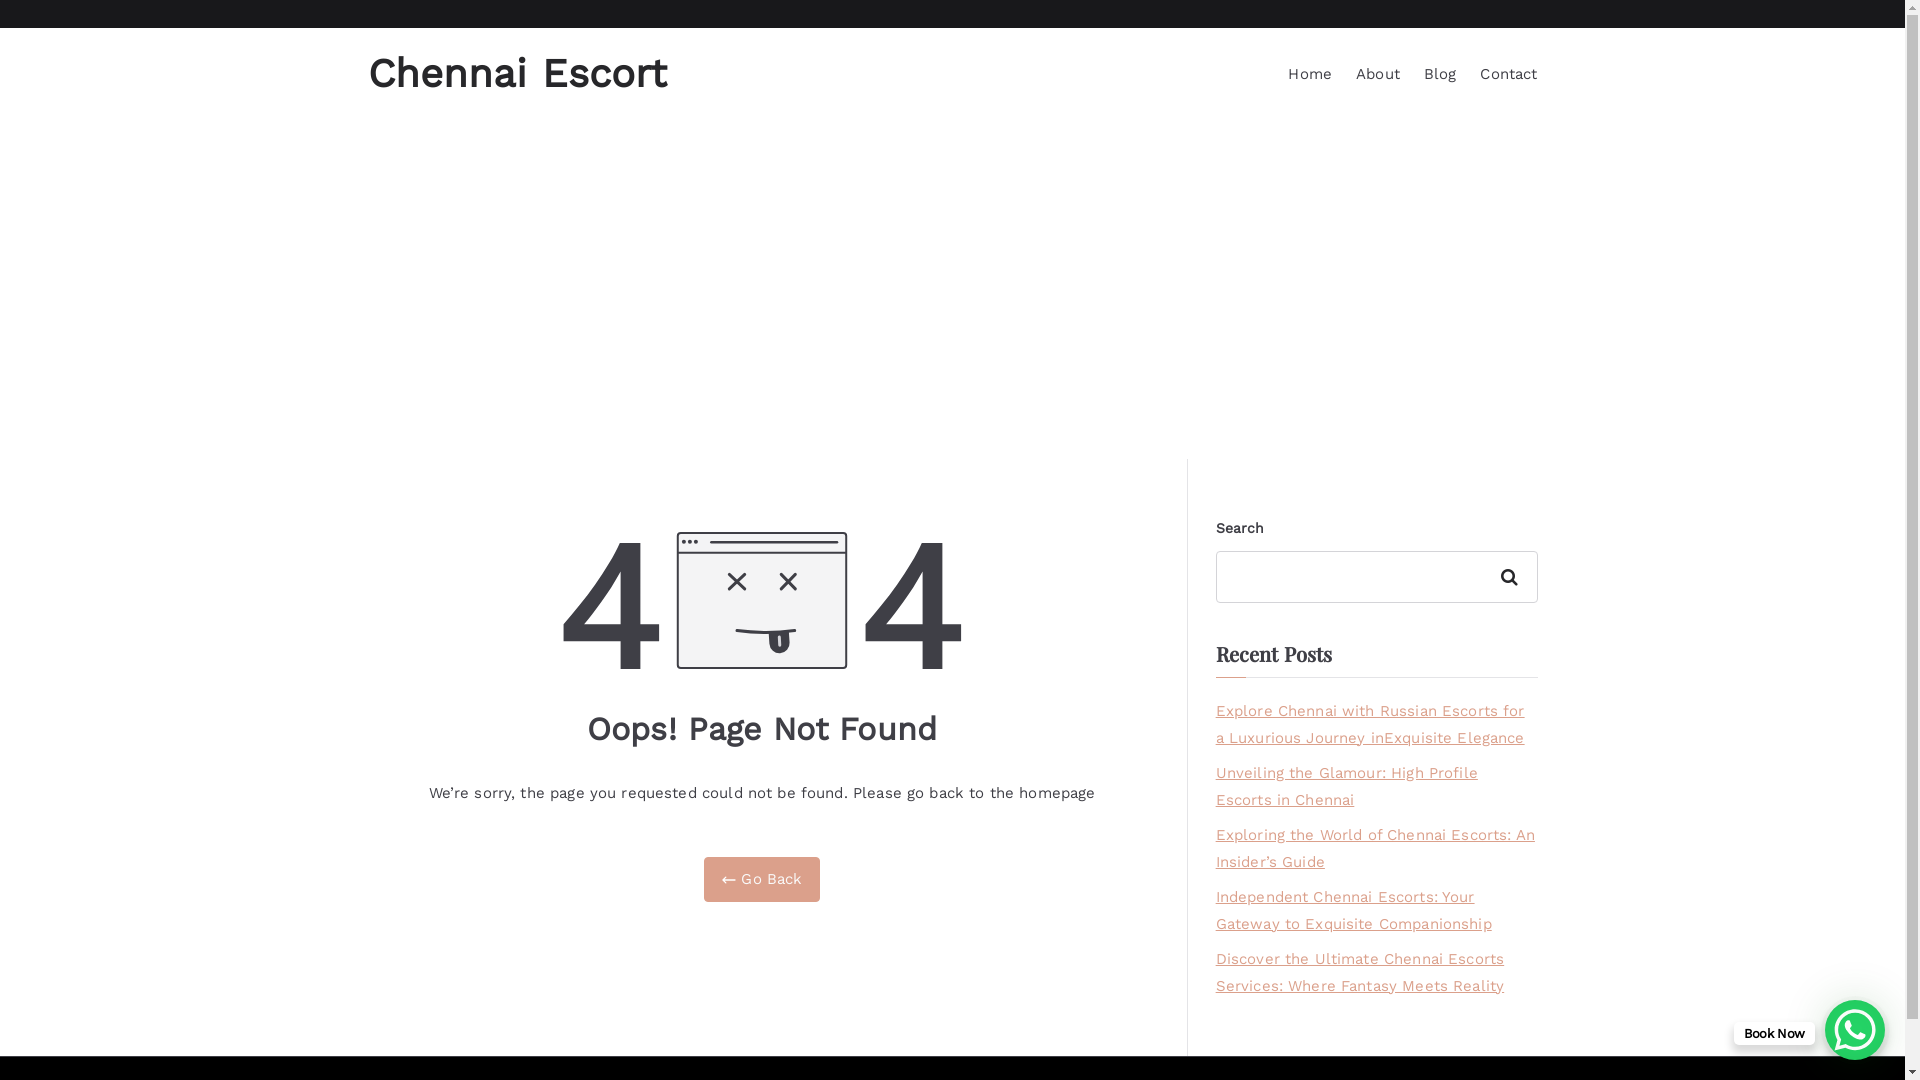 The image size is (1920, 1080). Describe the element at coordinates (1376, 72) in the screenshot. I see `'About'` at that location.